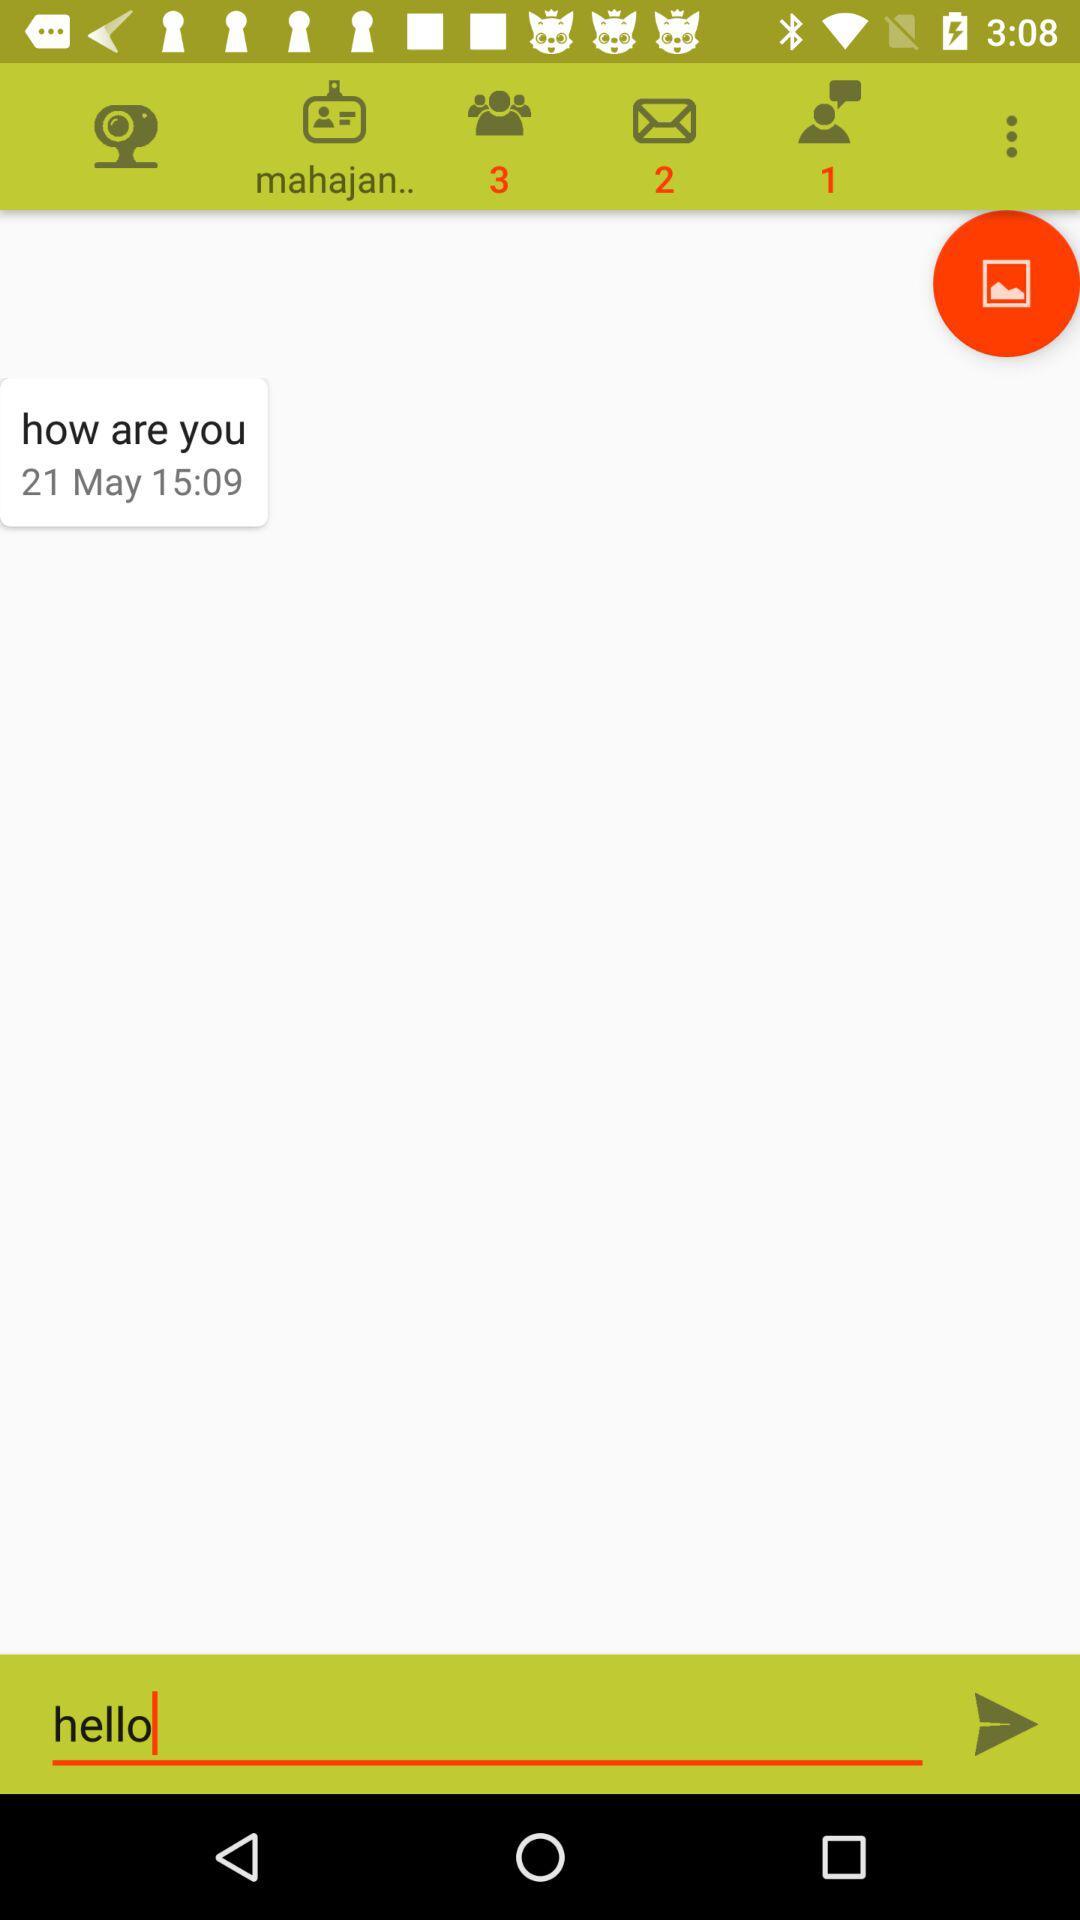  I want to click on send icon, so click(1006, 1722).